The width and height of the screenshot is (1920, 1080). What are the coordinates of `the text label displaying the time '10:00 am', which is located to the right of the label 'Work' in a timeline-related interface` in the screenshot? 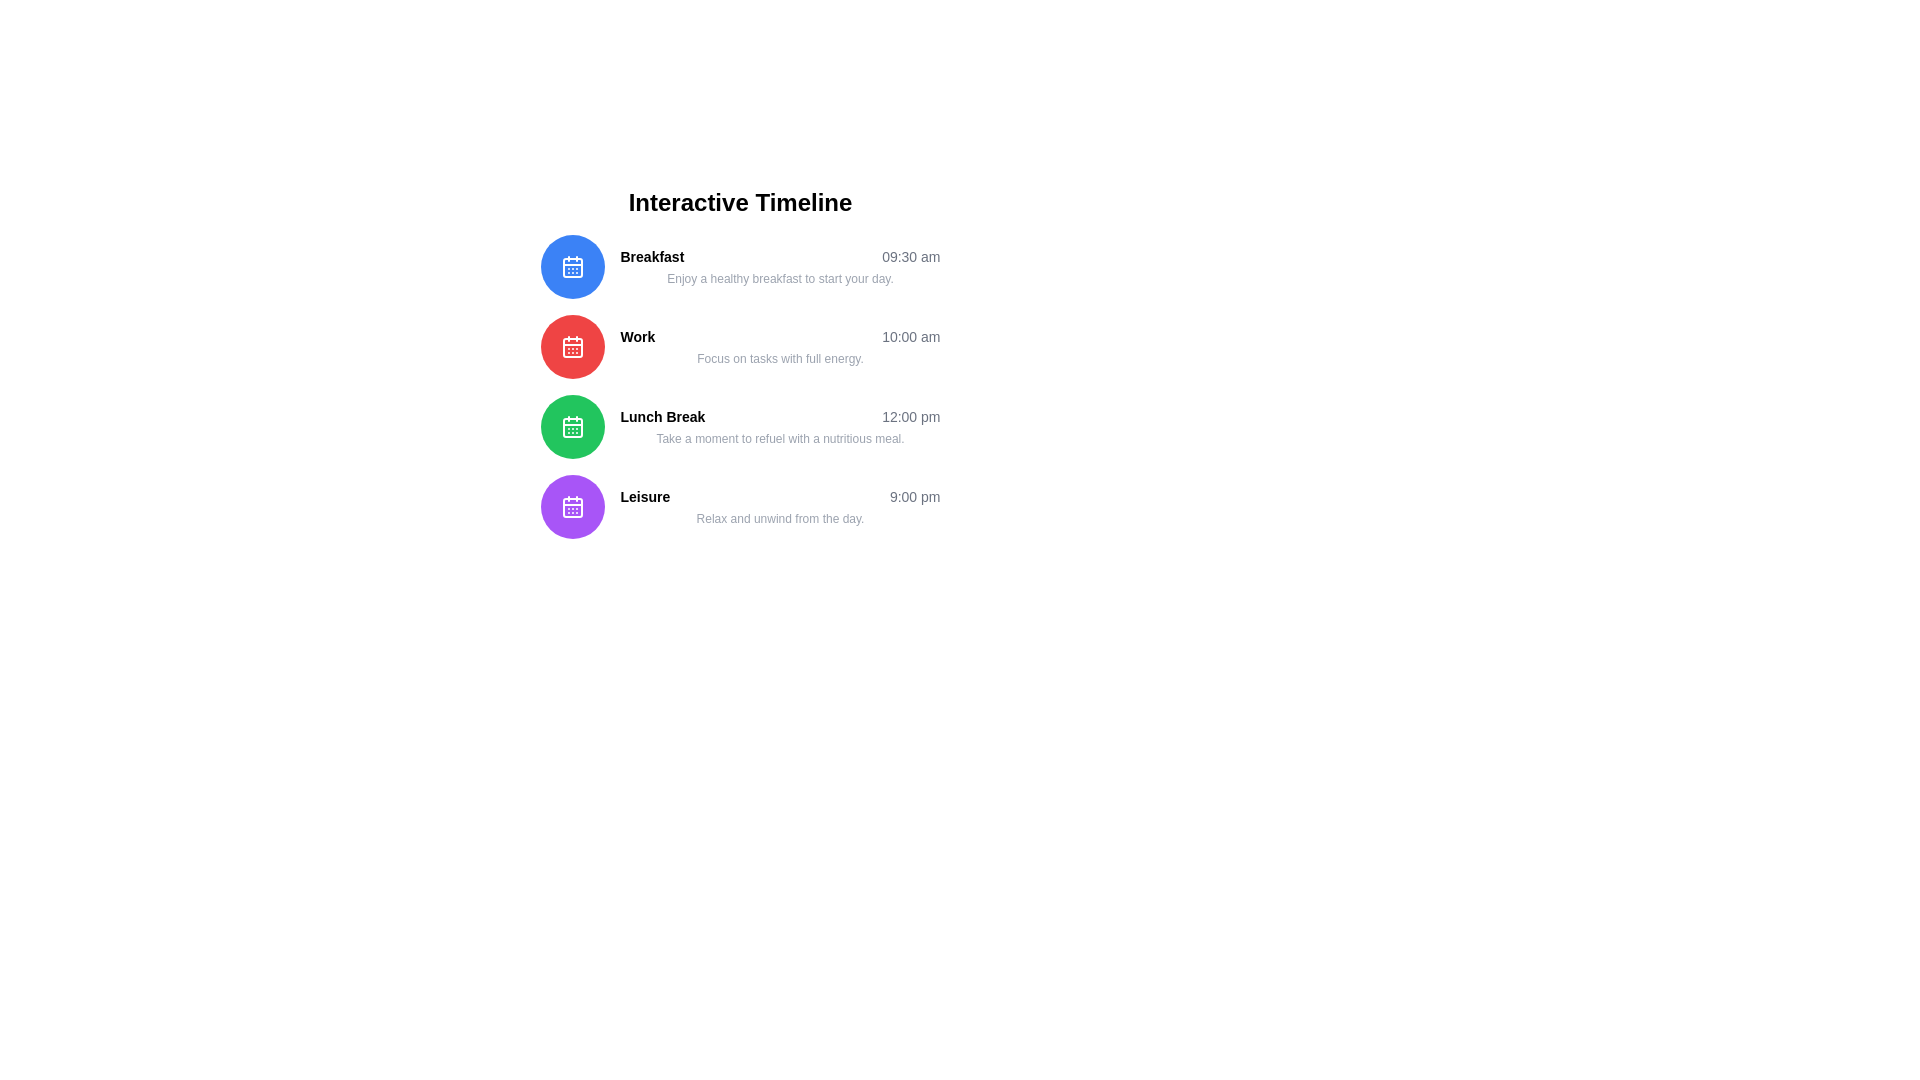 It's located at (910, 335).